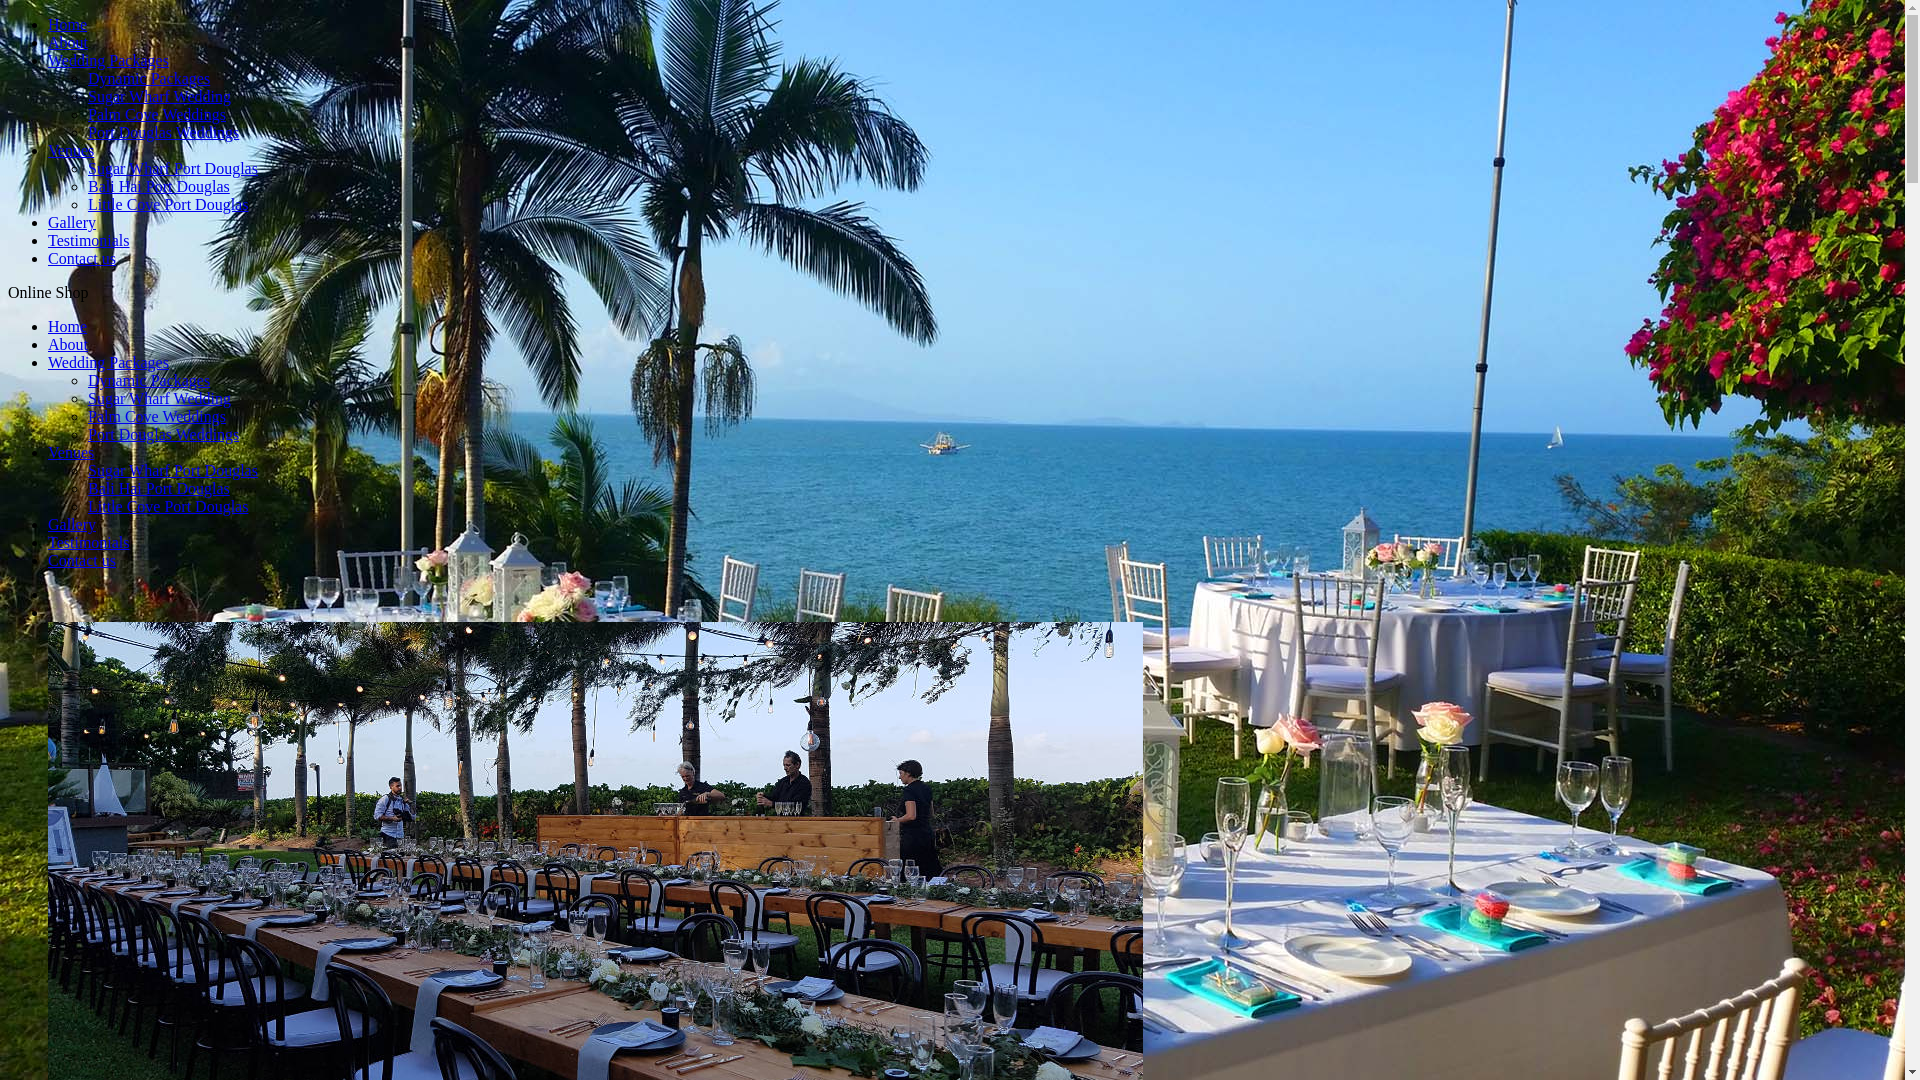 The image size is (1920, 1080). What do you see at coordinates (80, 257) in the screenshot?
I see `'Contact us'` at bounding box center [80, 257].